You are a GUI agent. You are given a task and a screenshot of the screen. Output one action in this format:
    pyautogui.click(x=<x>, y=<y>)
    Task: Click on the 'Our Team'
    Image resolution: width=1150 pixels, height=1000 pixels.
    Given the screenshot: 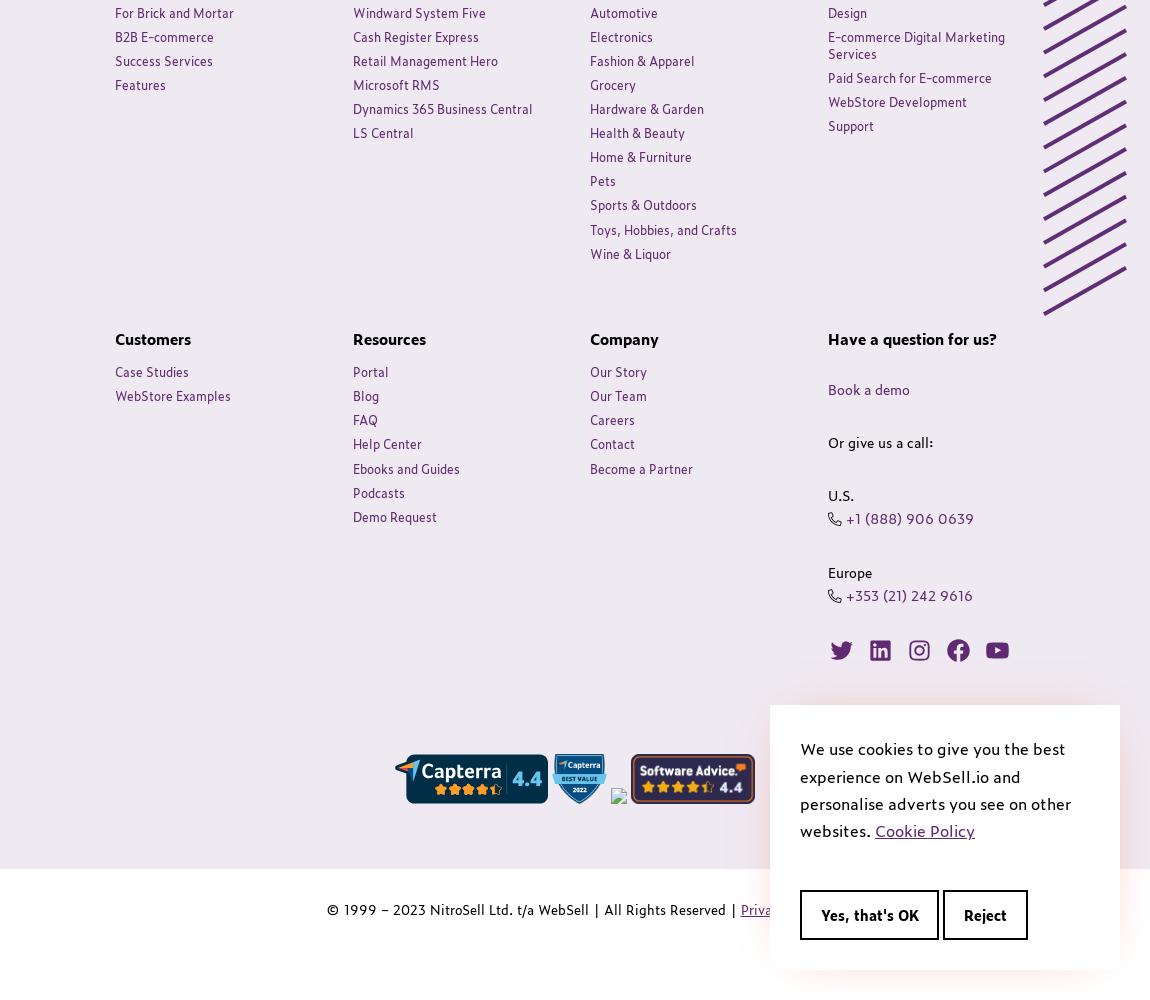 What is the action you would take?
    pyautogui.click(x=617, y=395)
    